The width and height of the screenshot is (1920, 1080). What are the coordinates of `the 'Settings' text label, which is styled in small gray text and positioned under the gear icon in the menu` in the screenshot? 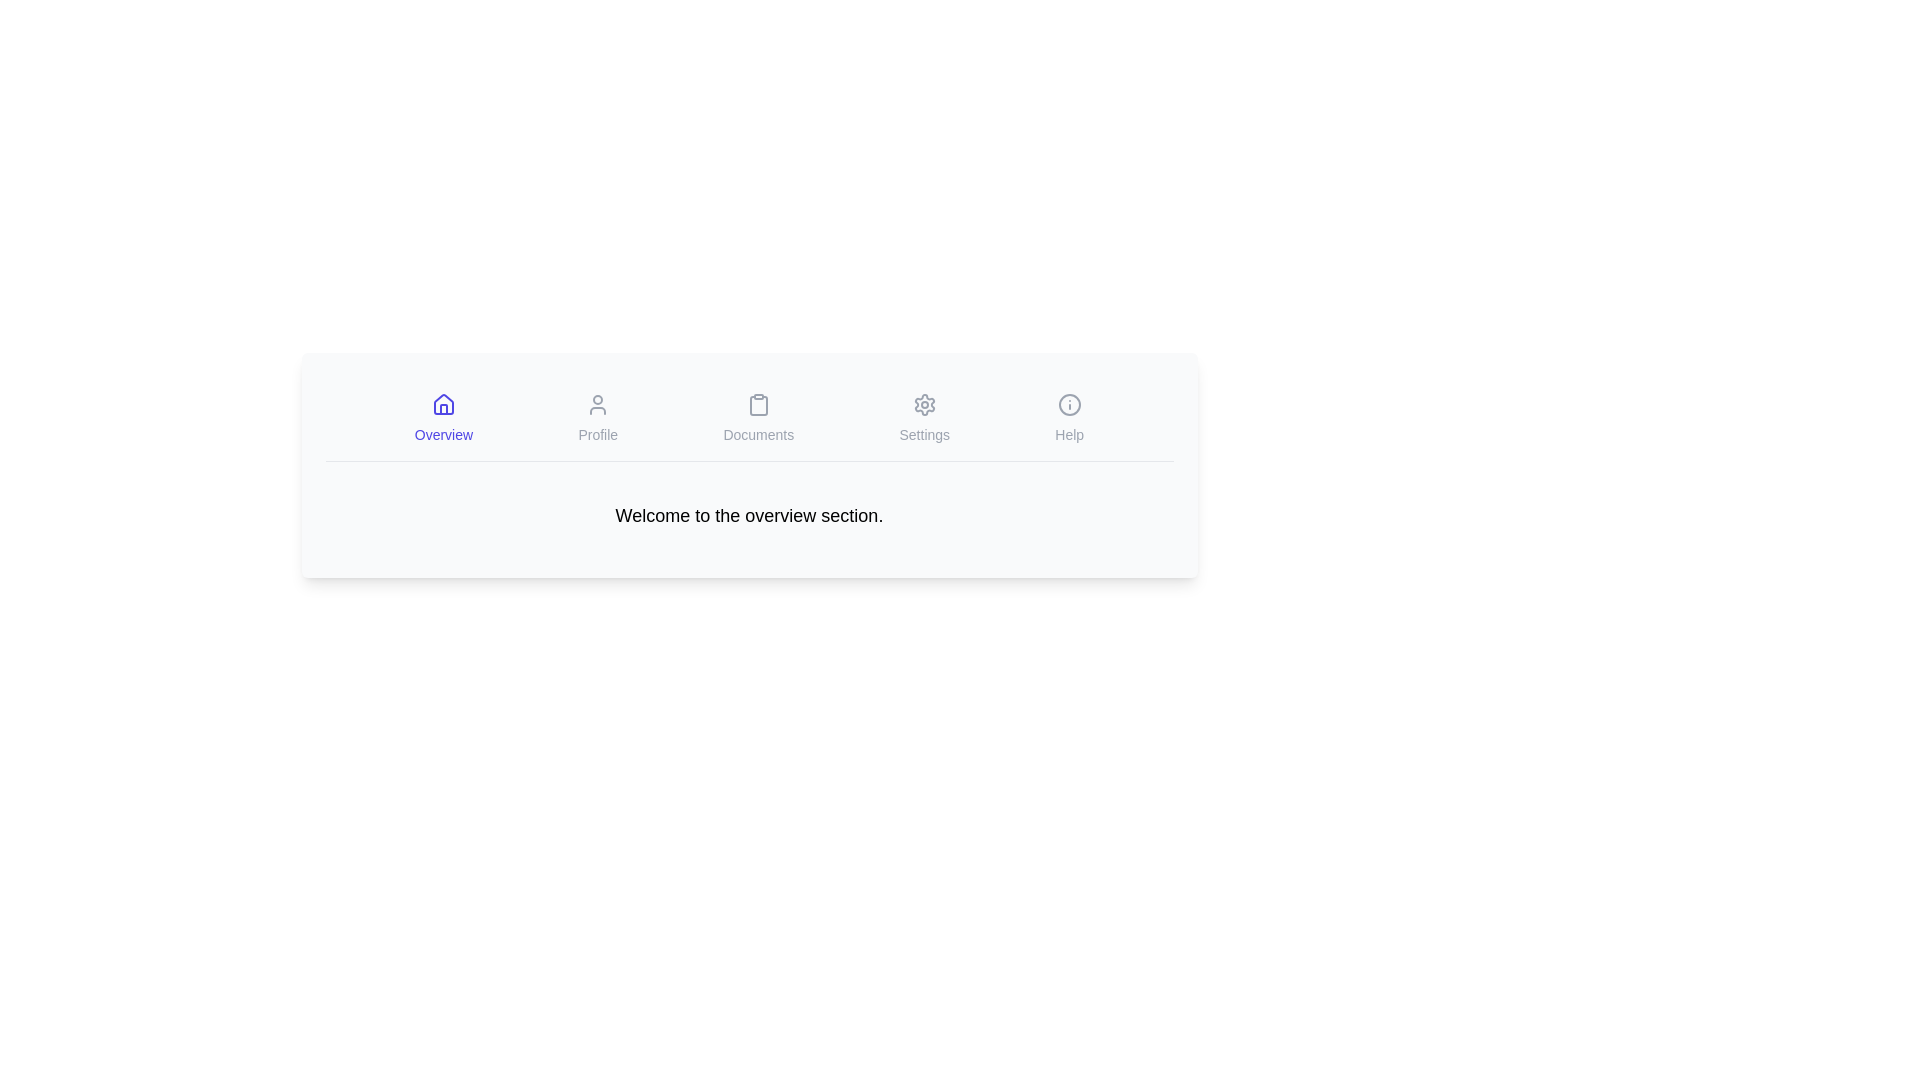 It's located at (923, 434).